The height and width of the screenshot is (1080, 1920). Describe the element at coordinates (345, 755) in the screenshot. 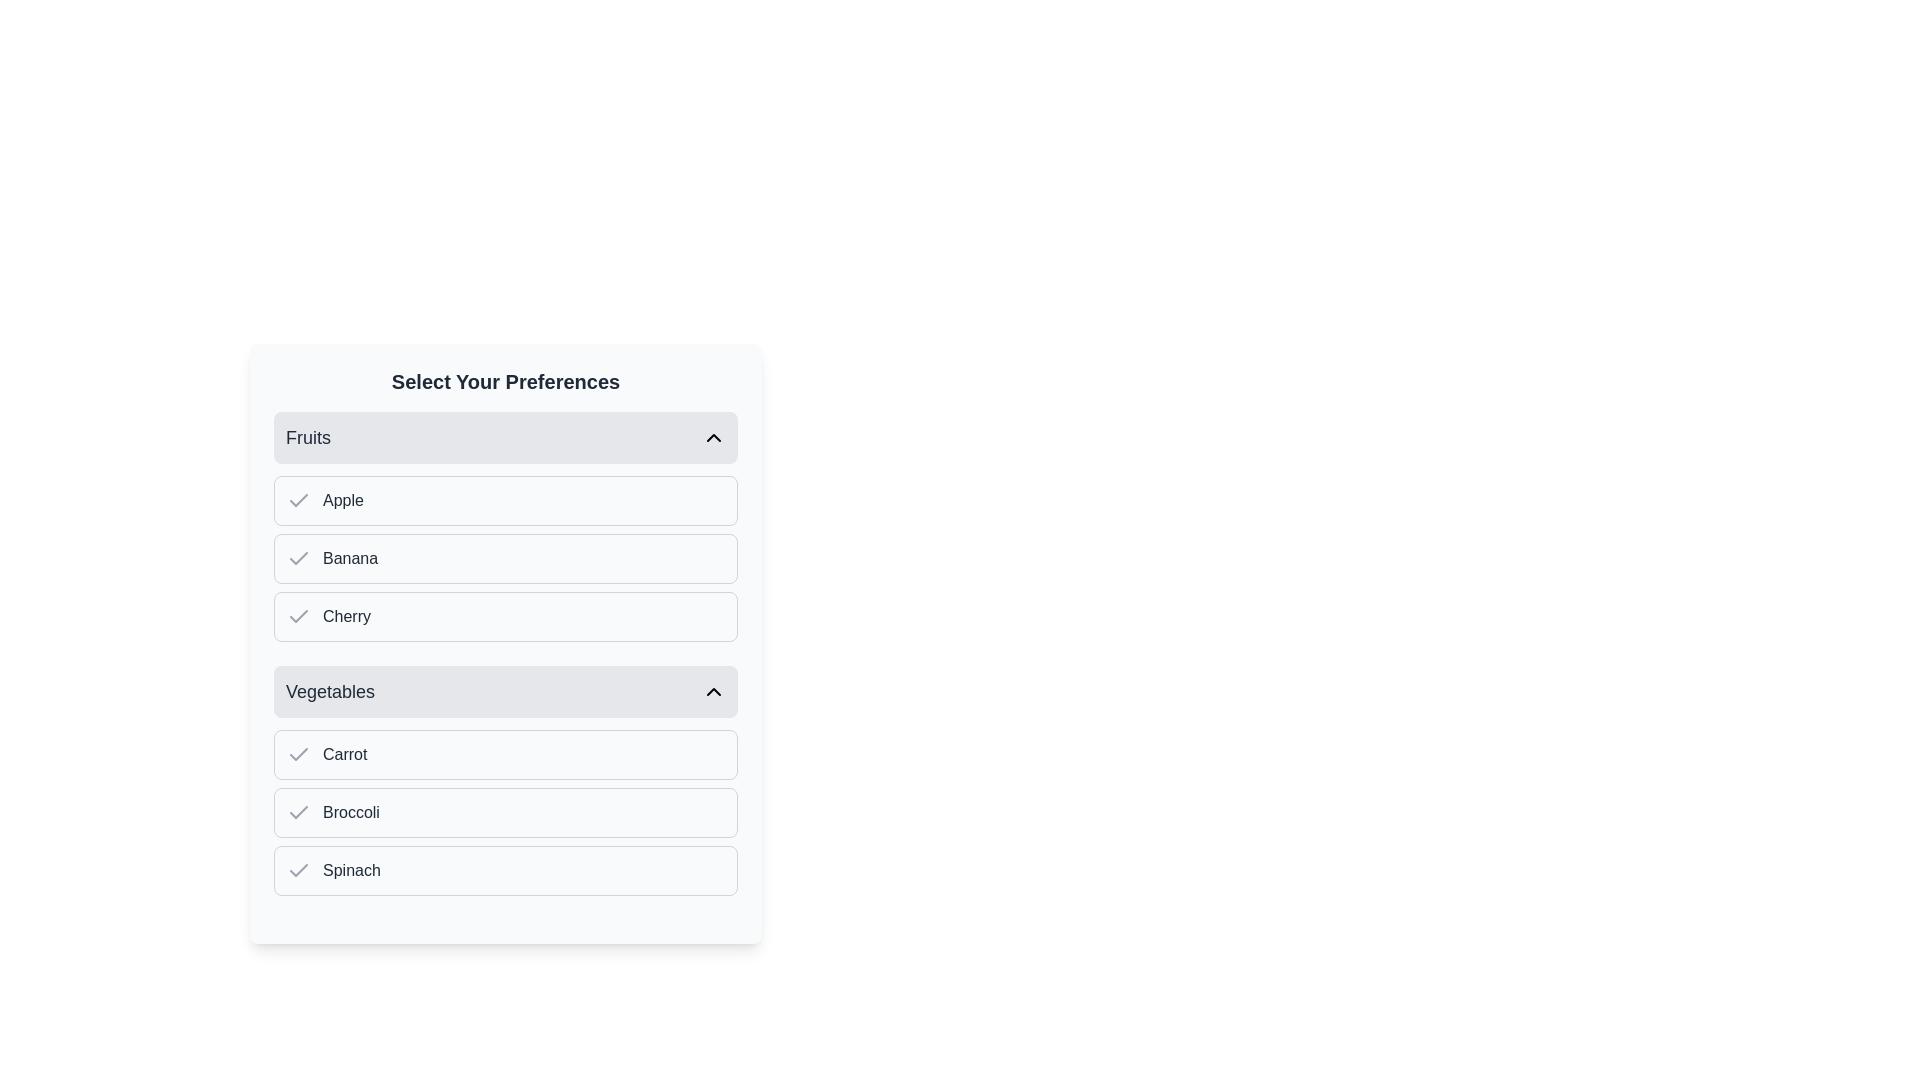

I see `the text content of the 'Carrot' label, which is styled with medium font weight and gray color, located in the 'Vegetables' section of the interface` at that location.